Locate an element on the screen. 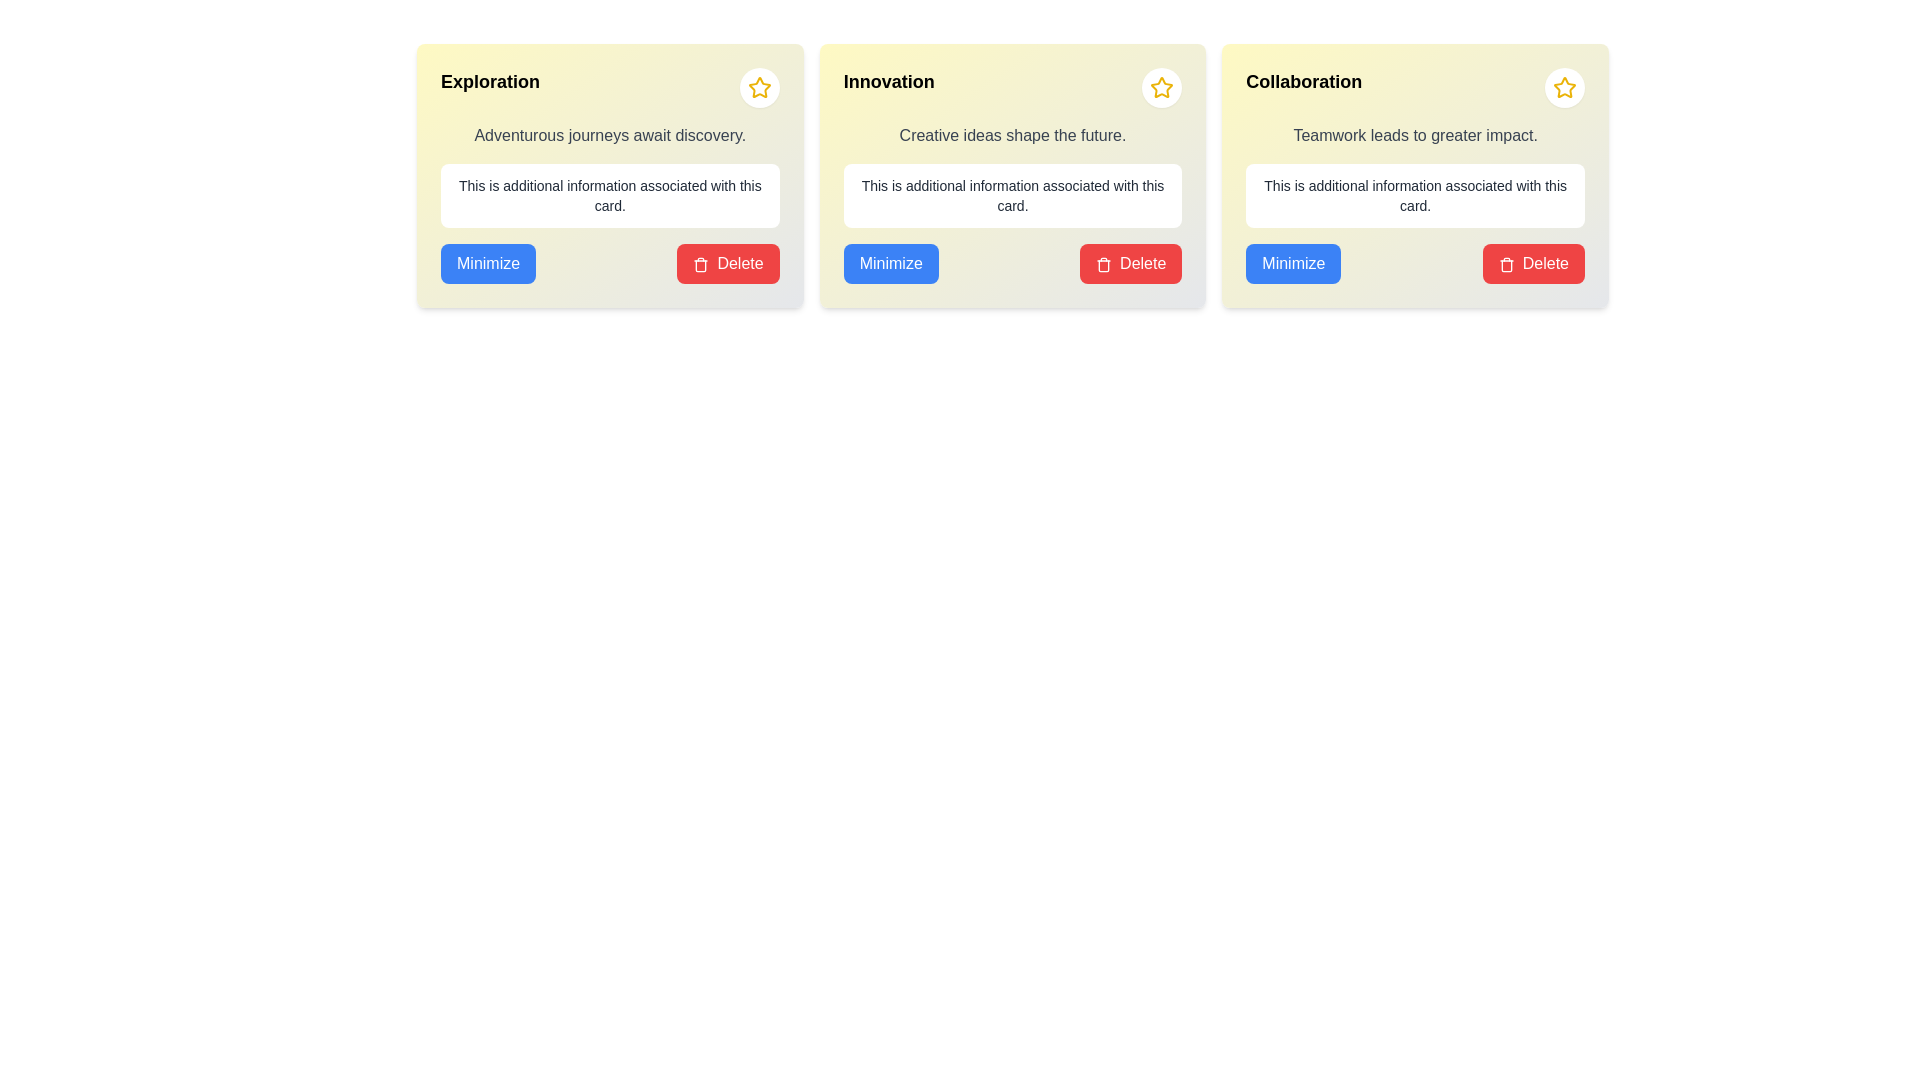  the favorite button located in the top-right corner of the 'Exploration' card is located at coordinates (758, 87).